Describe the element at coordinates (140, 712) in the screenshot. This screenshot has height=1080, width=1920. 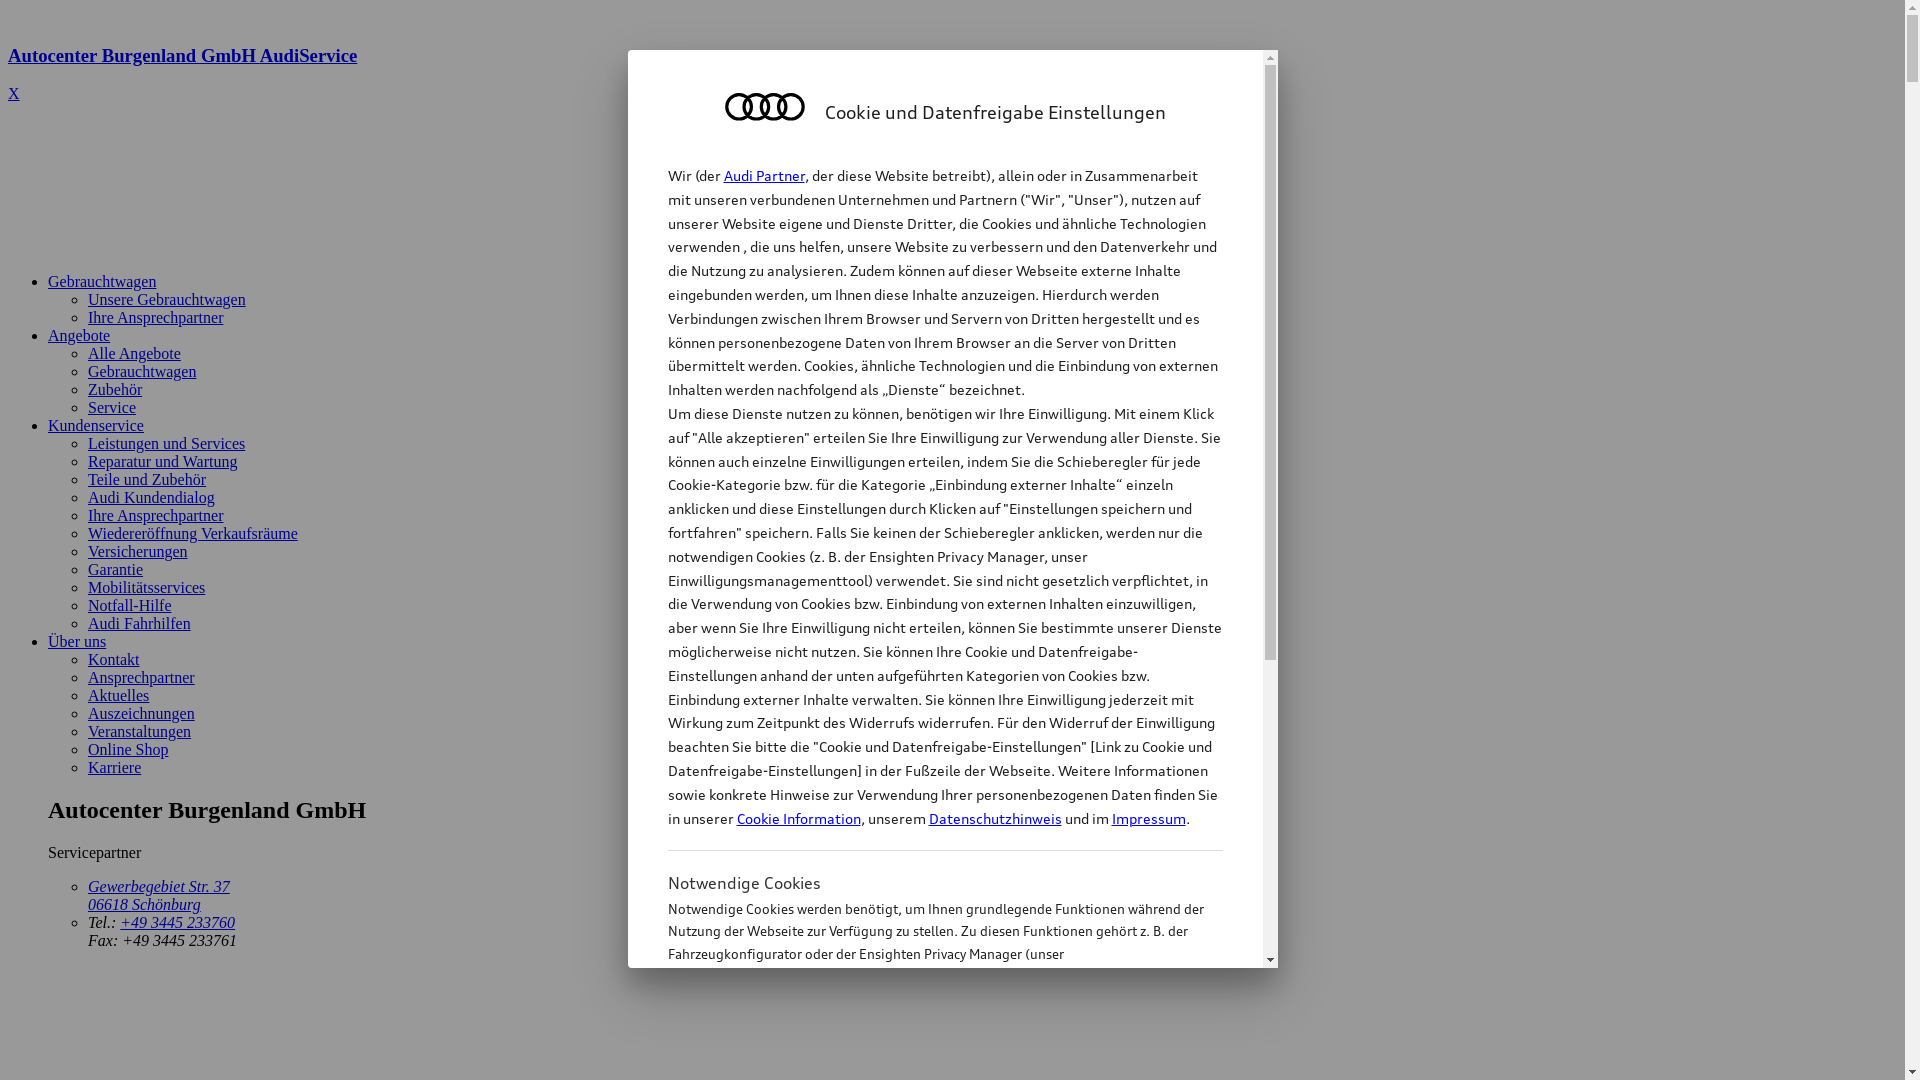
I see `'Auszeichnungen'` at that location.